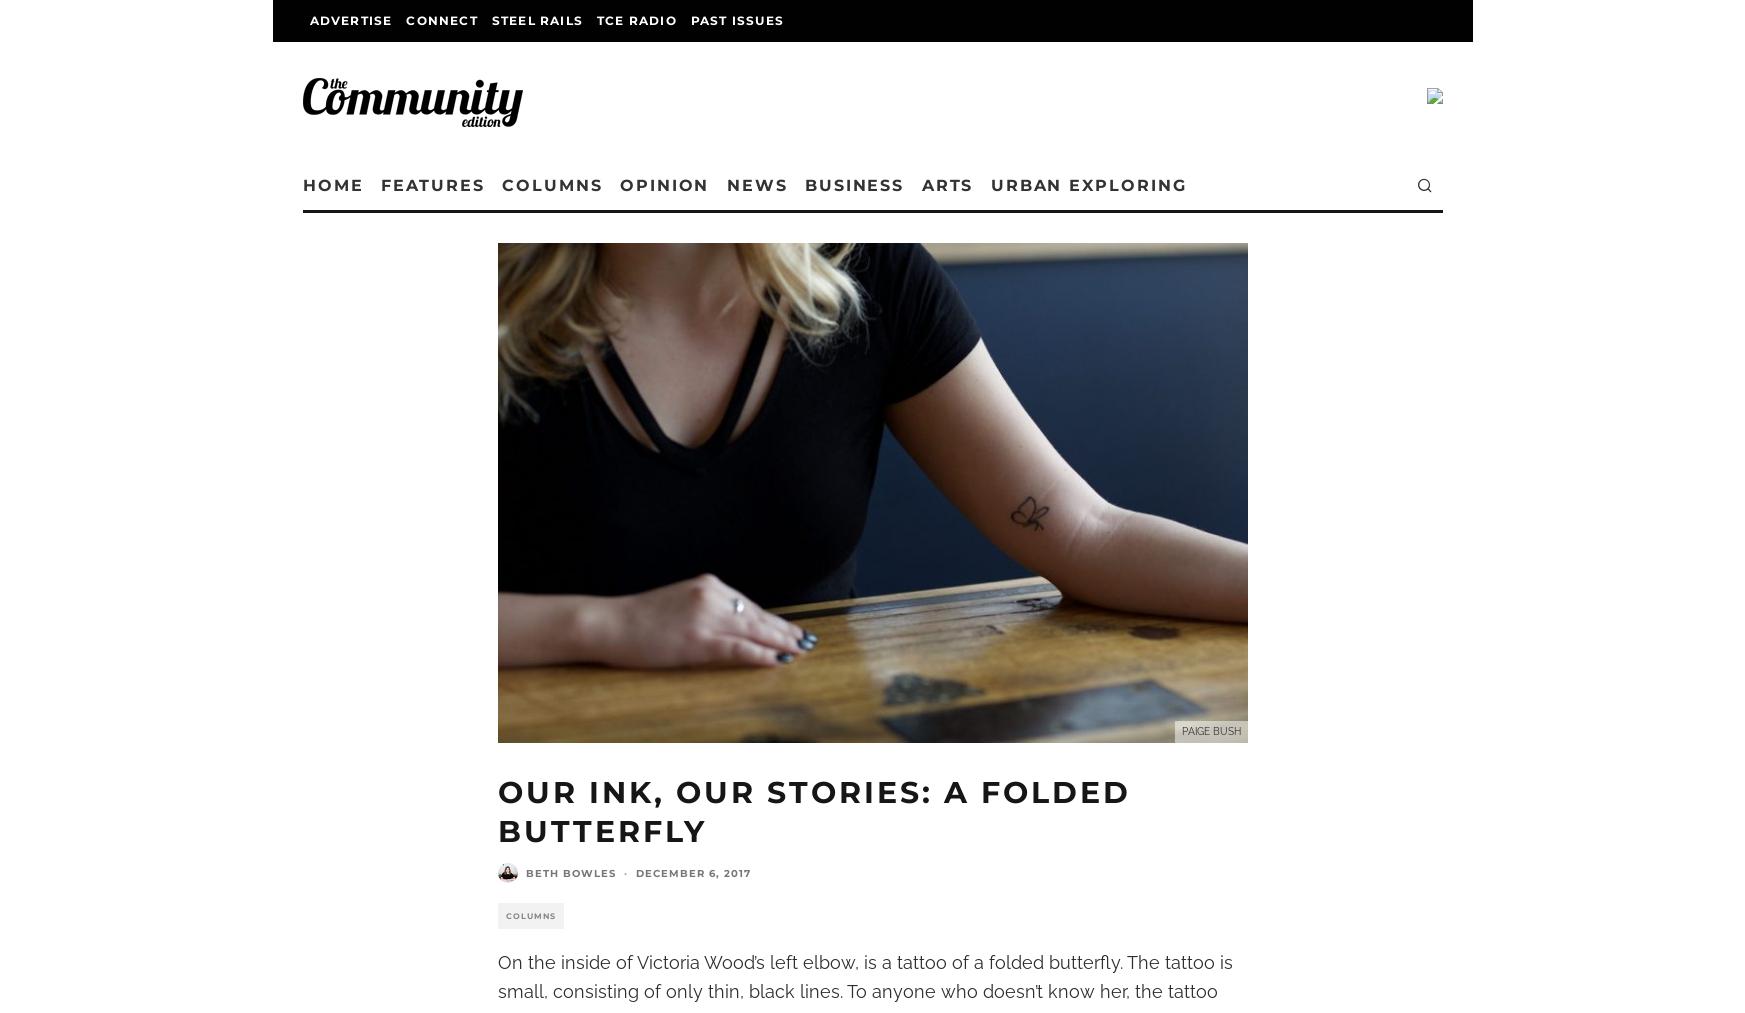 This screenshot has height=1013, width=1745. I want to click on 'Advertise', so click(350, 19).